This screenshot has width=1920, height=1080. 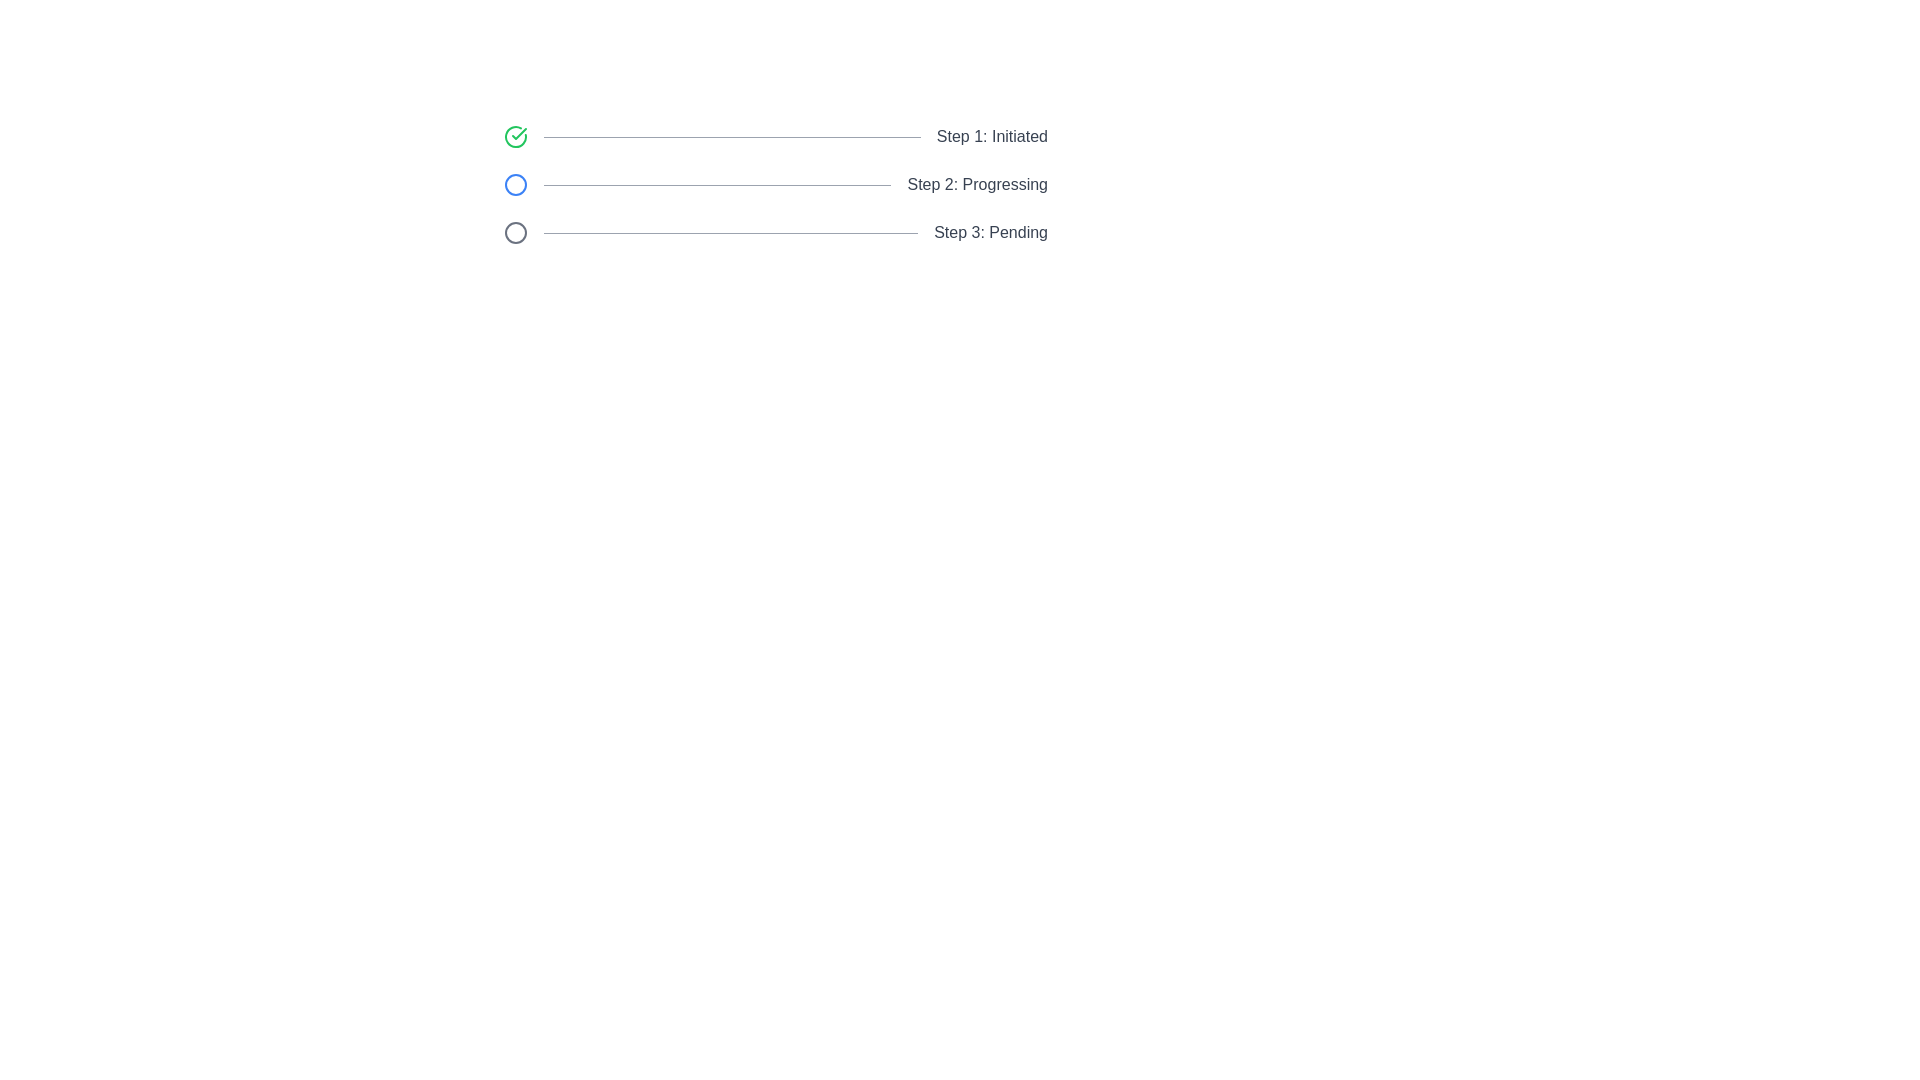 I want to click on the Progress Tracker element, which contains a sequence of steps with visual indicators including a green check mark for 'Initiated', a blue circle for 'Progressing', and a gray circle for 'Pending', so click(x=775, y=185).